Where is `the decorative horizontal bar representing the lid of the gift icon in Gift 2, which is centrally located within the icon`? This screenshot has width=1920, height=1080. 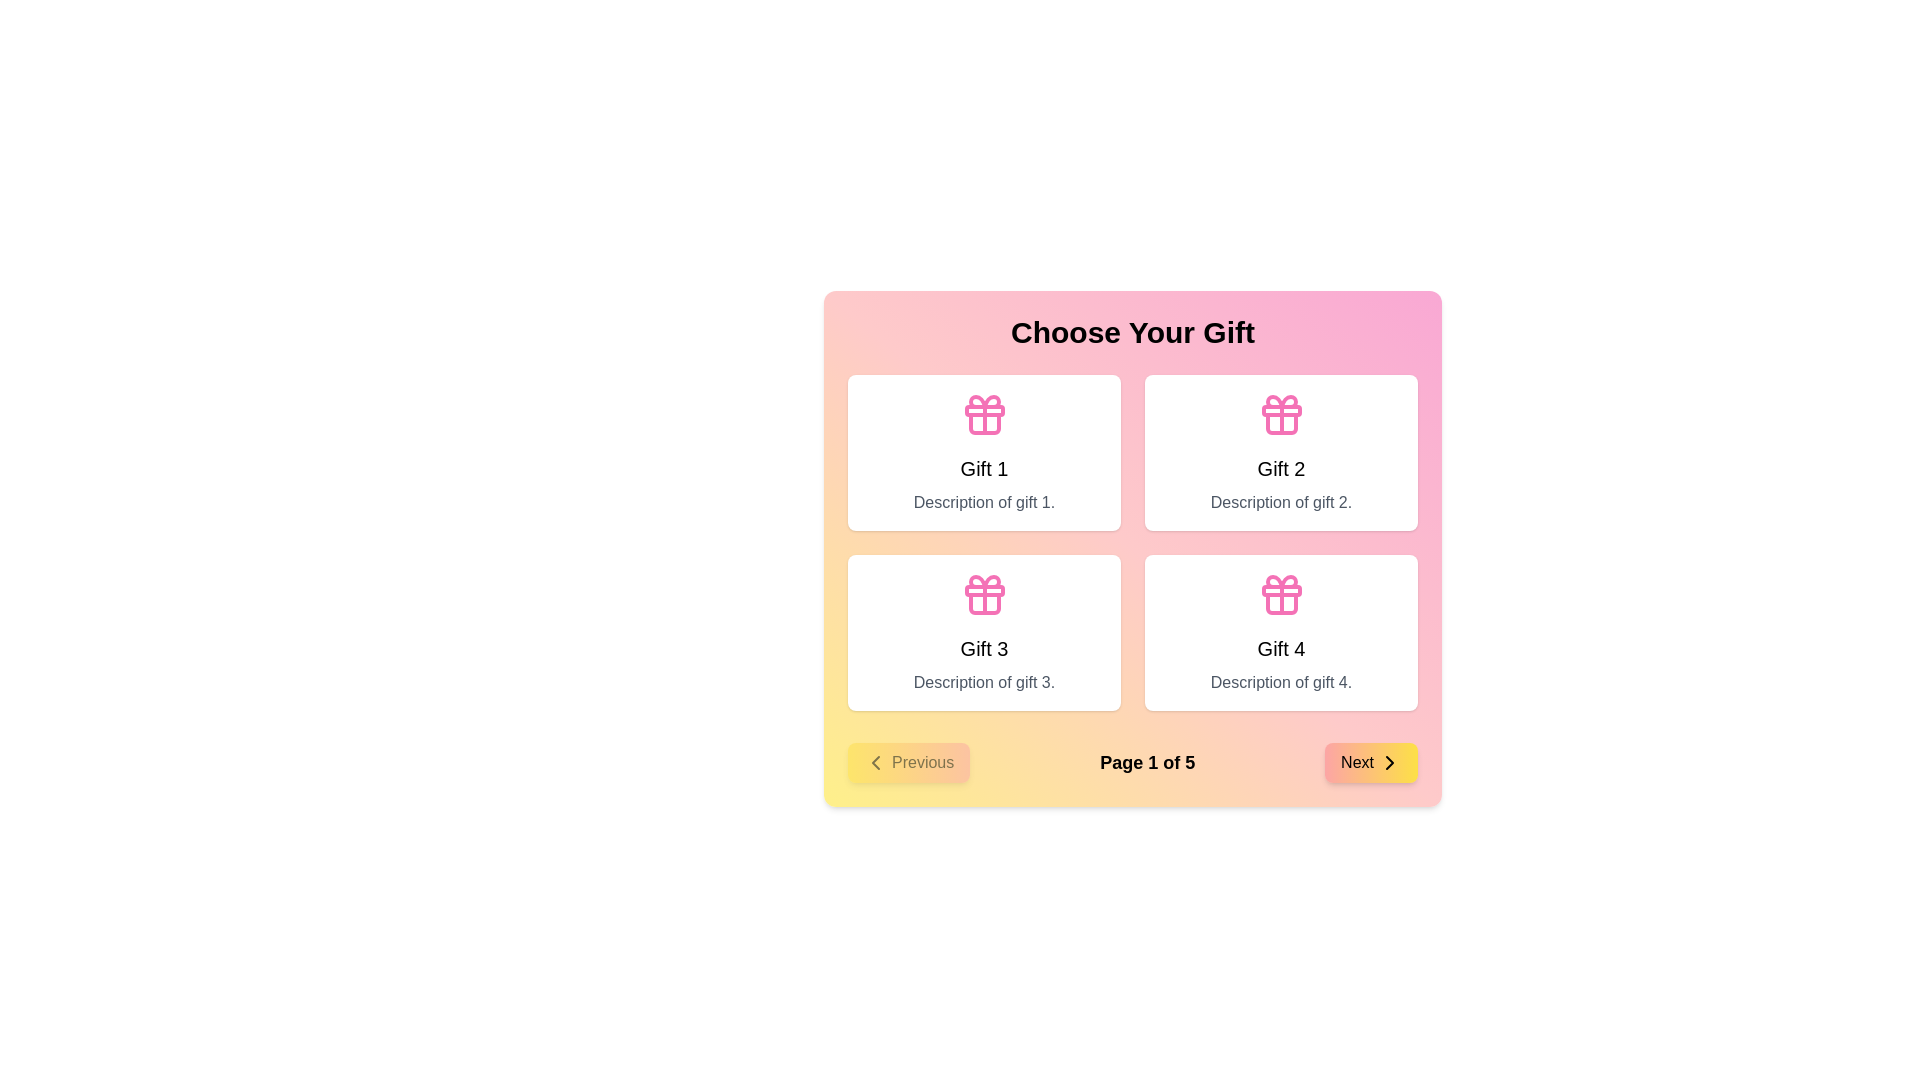
the decorative horizontal bar representing the lid of the gift icon in Gift 2, which is centrally located within the icon is located at coordinates (1281, 410).